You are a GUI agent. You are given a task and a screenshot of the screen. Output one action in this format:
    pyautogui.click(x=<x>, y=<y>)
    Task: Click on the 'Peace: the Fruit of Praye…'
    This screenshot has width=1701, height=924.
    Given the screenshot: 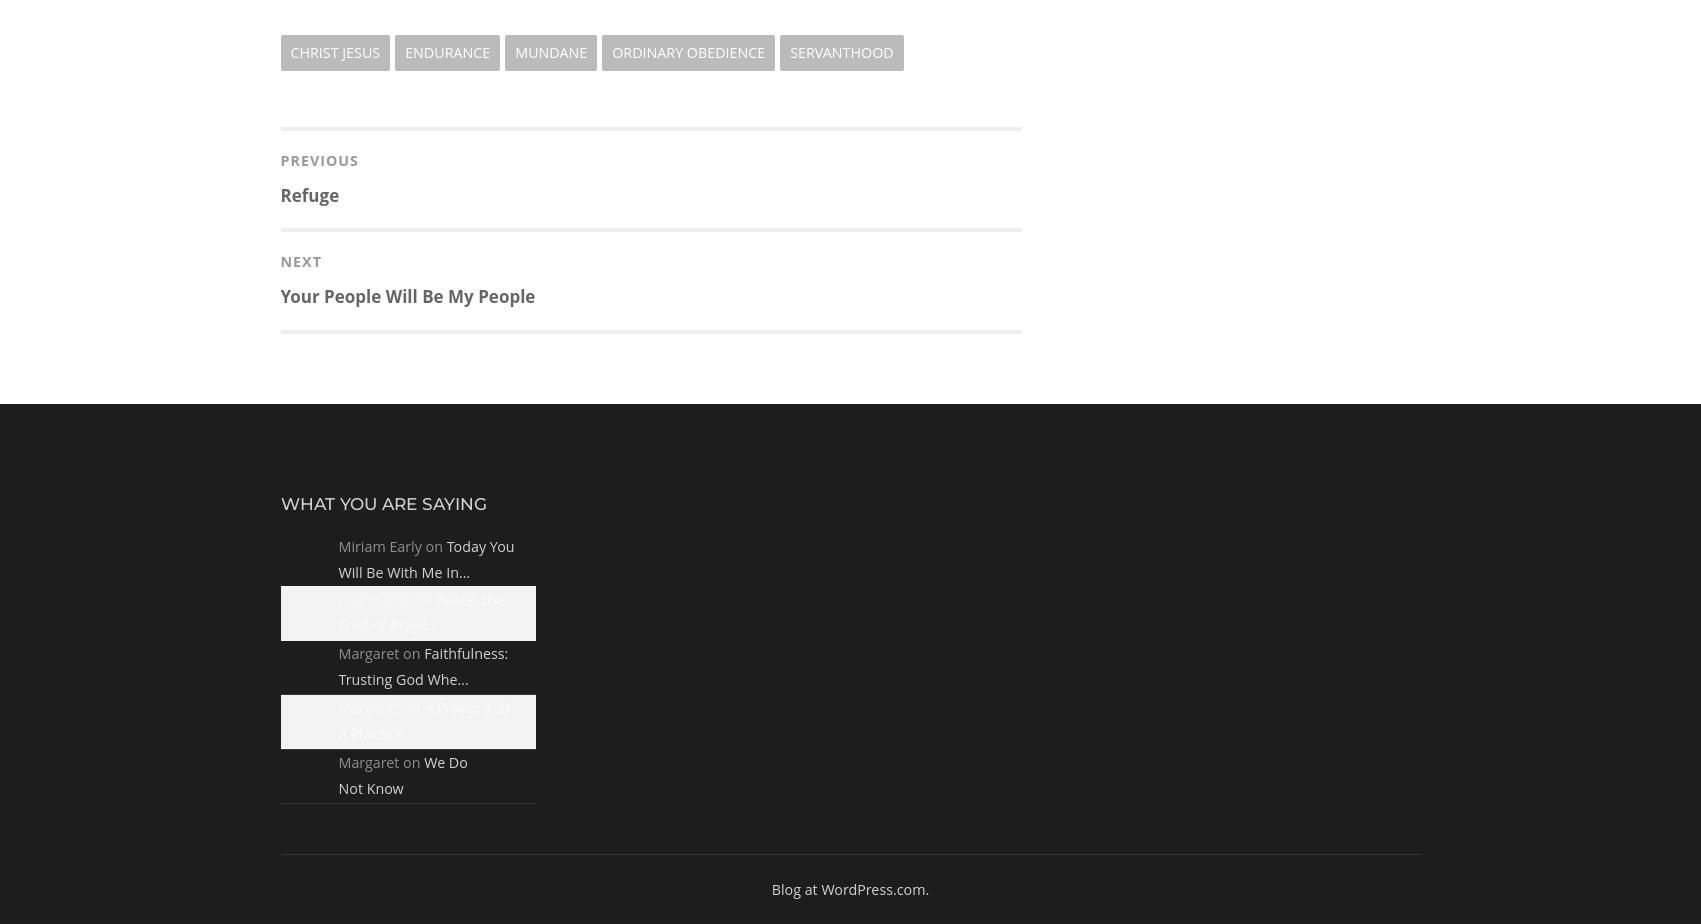 What is the action you would take?
    pyautogui.click(x=419, y=611)
    